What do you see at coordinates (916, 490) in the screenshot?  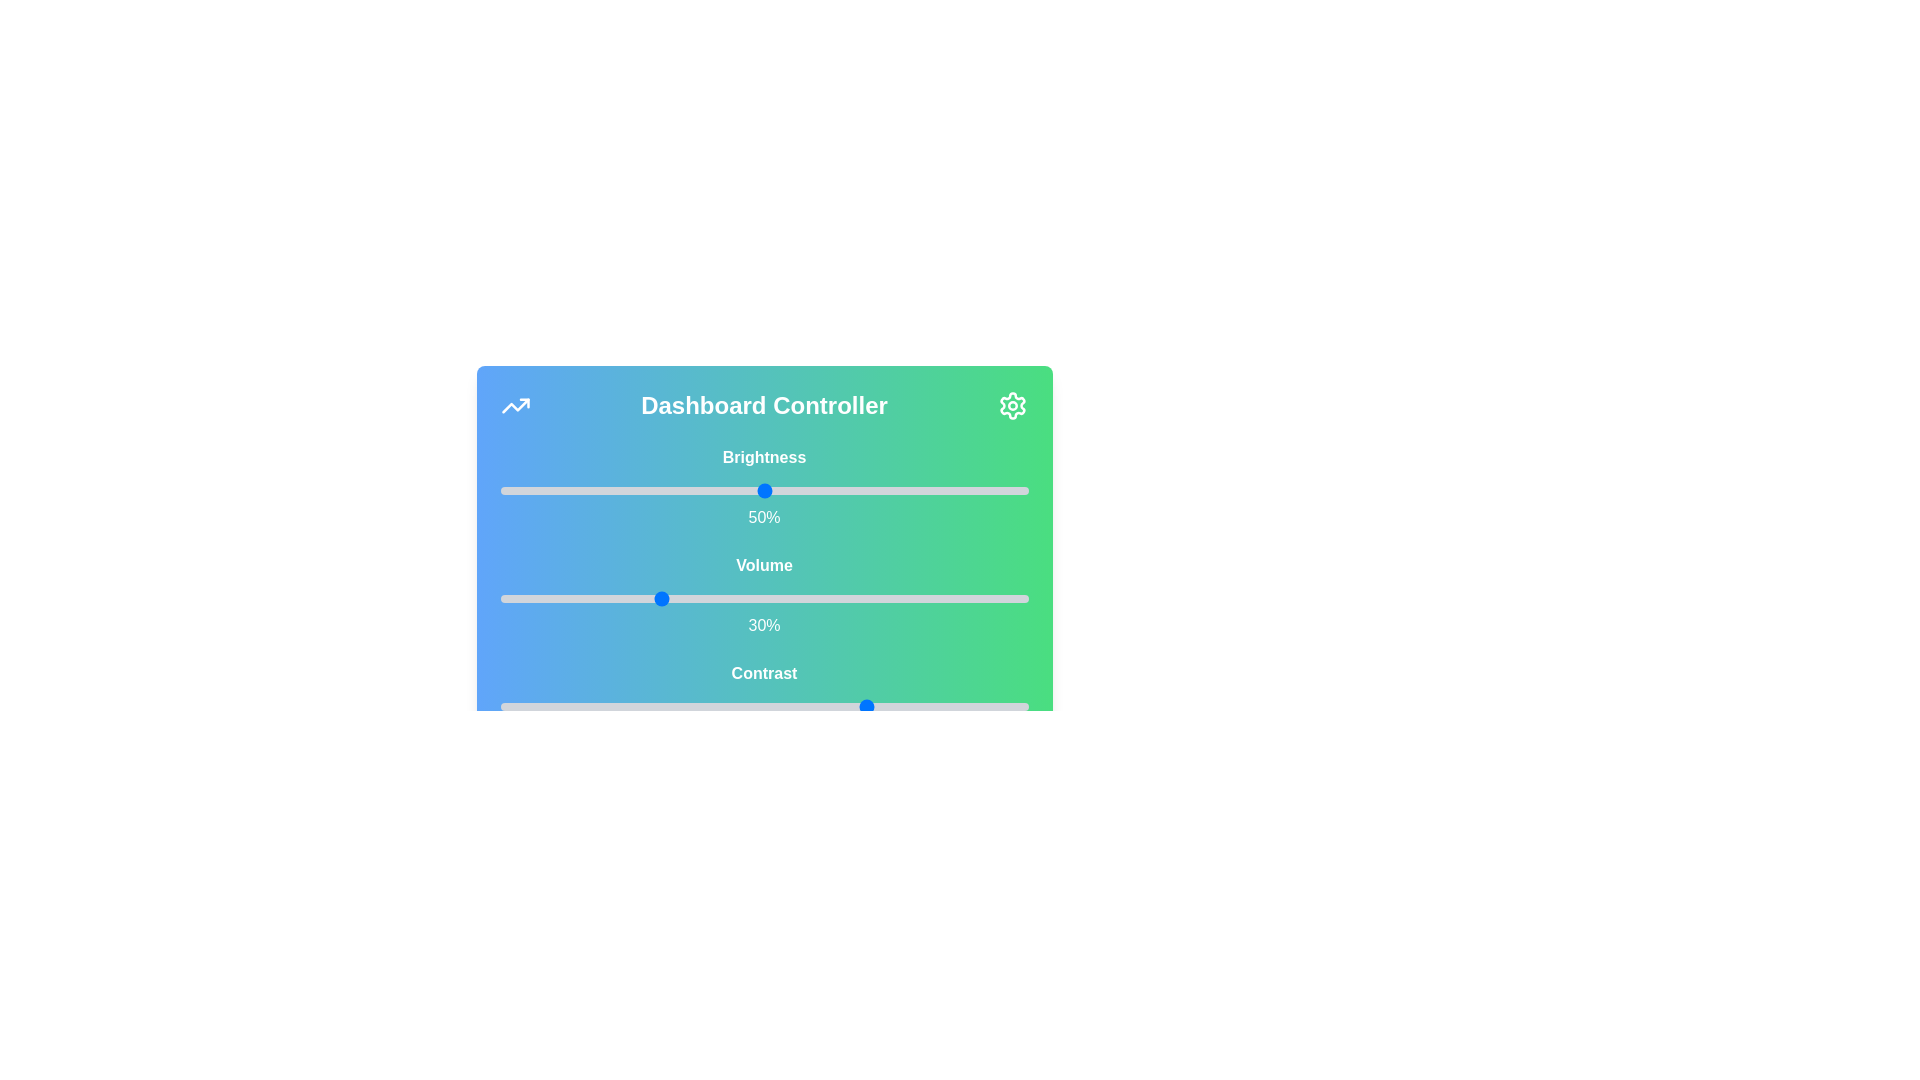 I see `the brightness slider to 79%` at bounding box center [916, 490].